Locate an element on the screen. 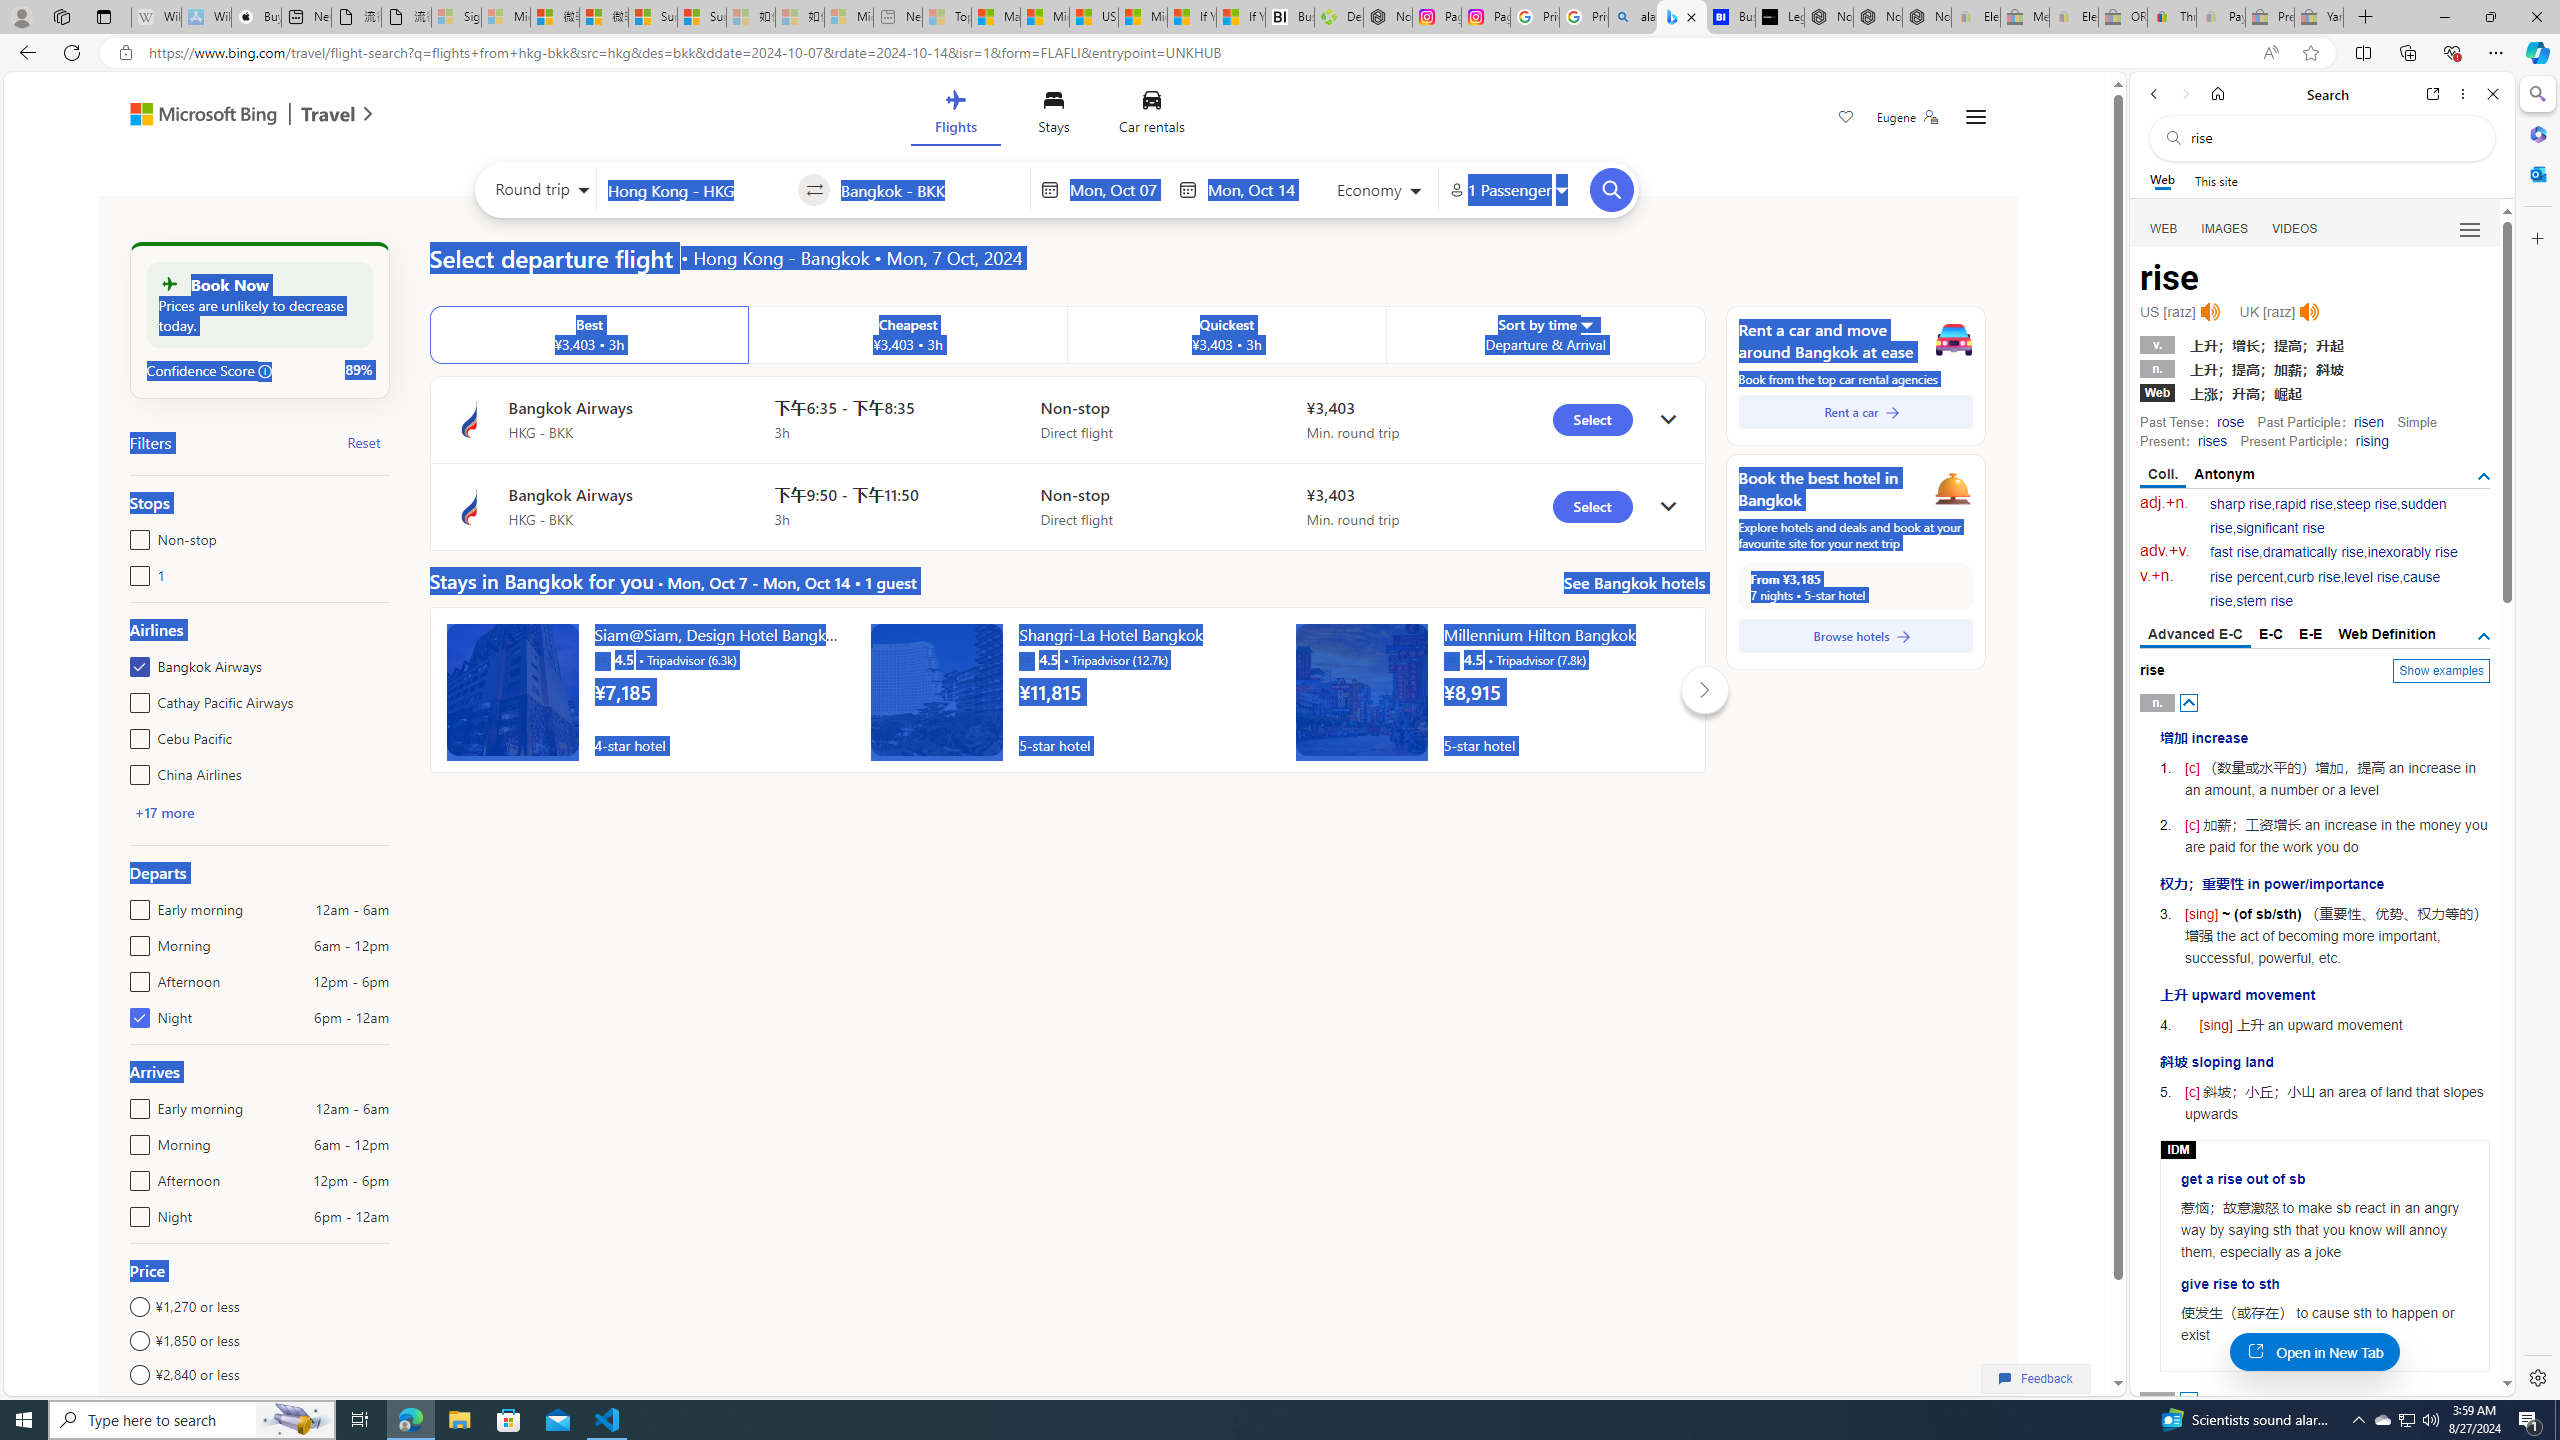 The width and height of the screenshot is (2560, 1440). 'Press Room - eBay Inc. - Sleeping' is located at coordinates (2270, 16).